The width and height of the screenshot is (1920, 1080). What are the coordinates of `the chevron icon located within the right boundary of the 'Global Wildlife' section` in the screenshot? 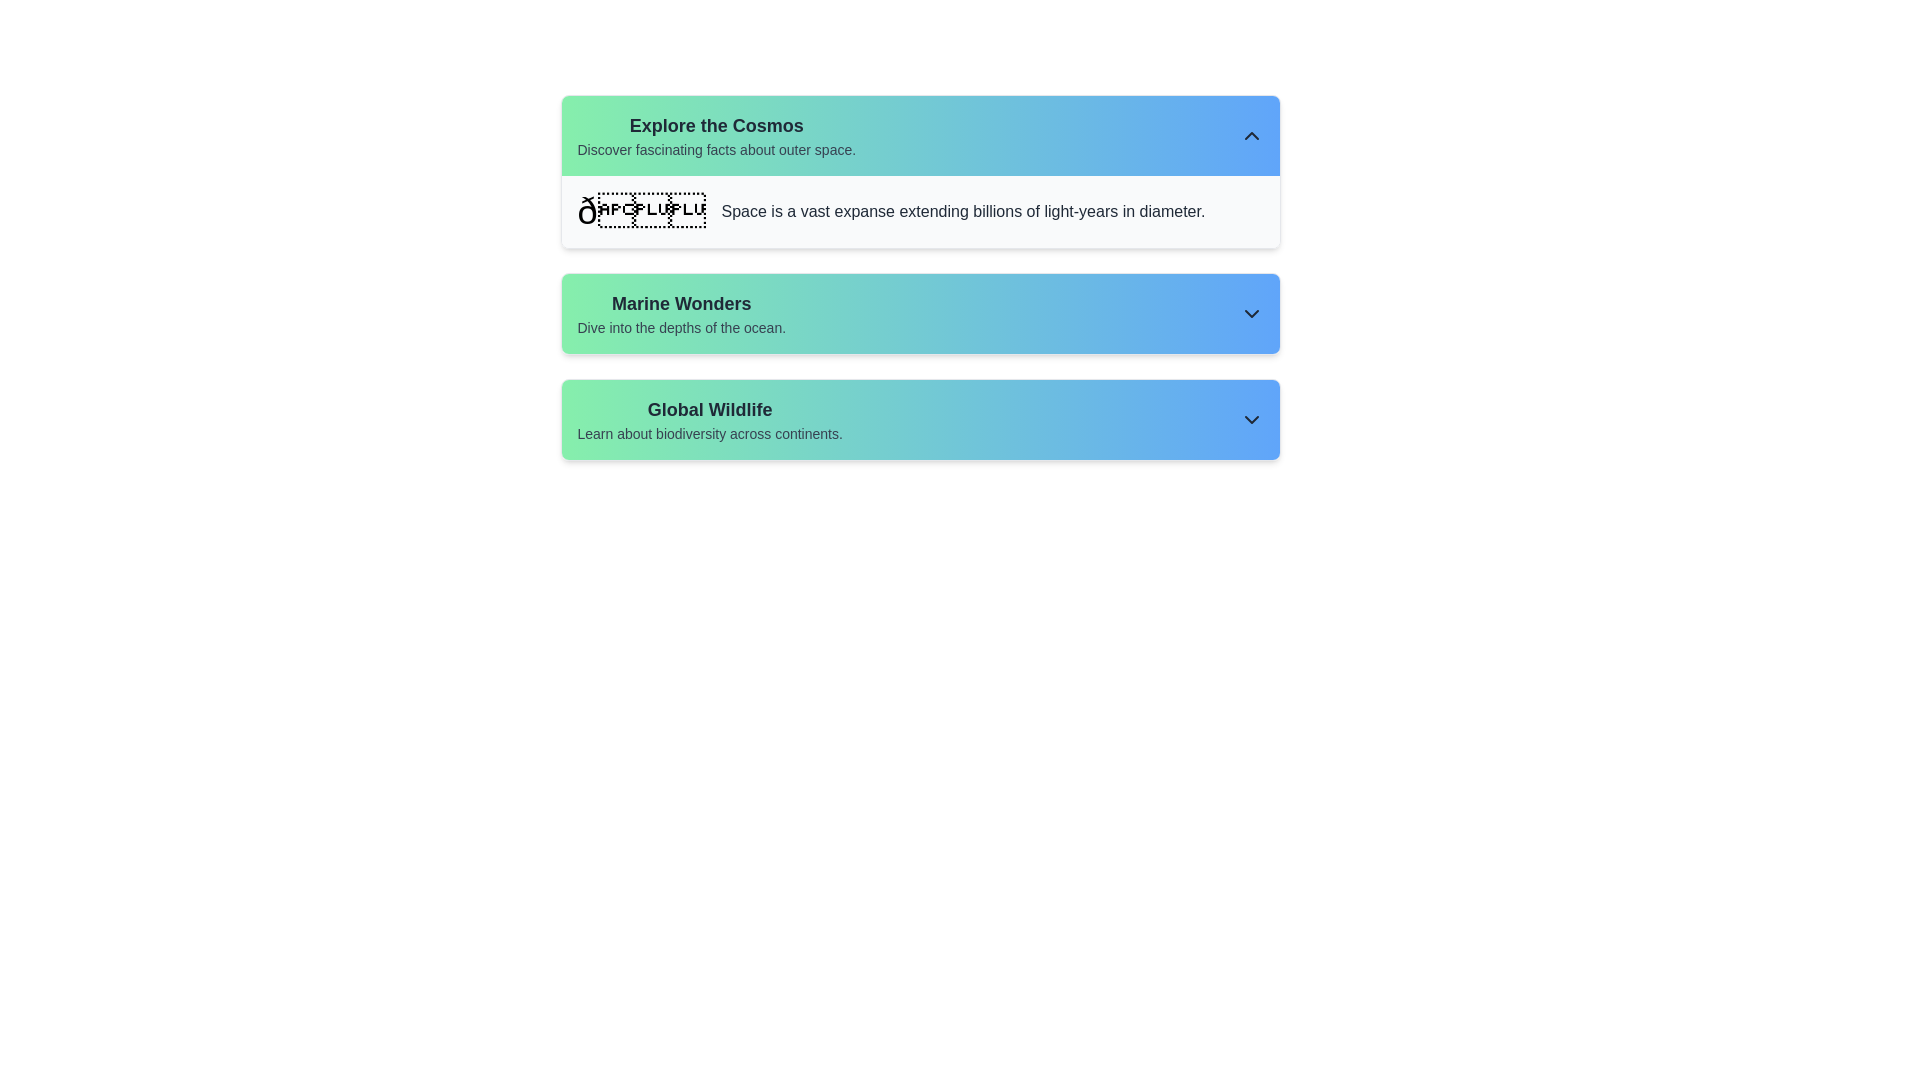 It's located at (1250, 419).